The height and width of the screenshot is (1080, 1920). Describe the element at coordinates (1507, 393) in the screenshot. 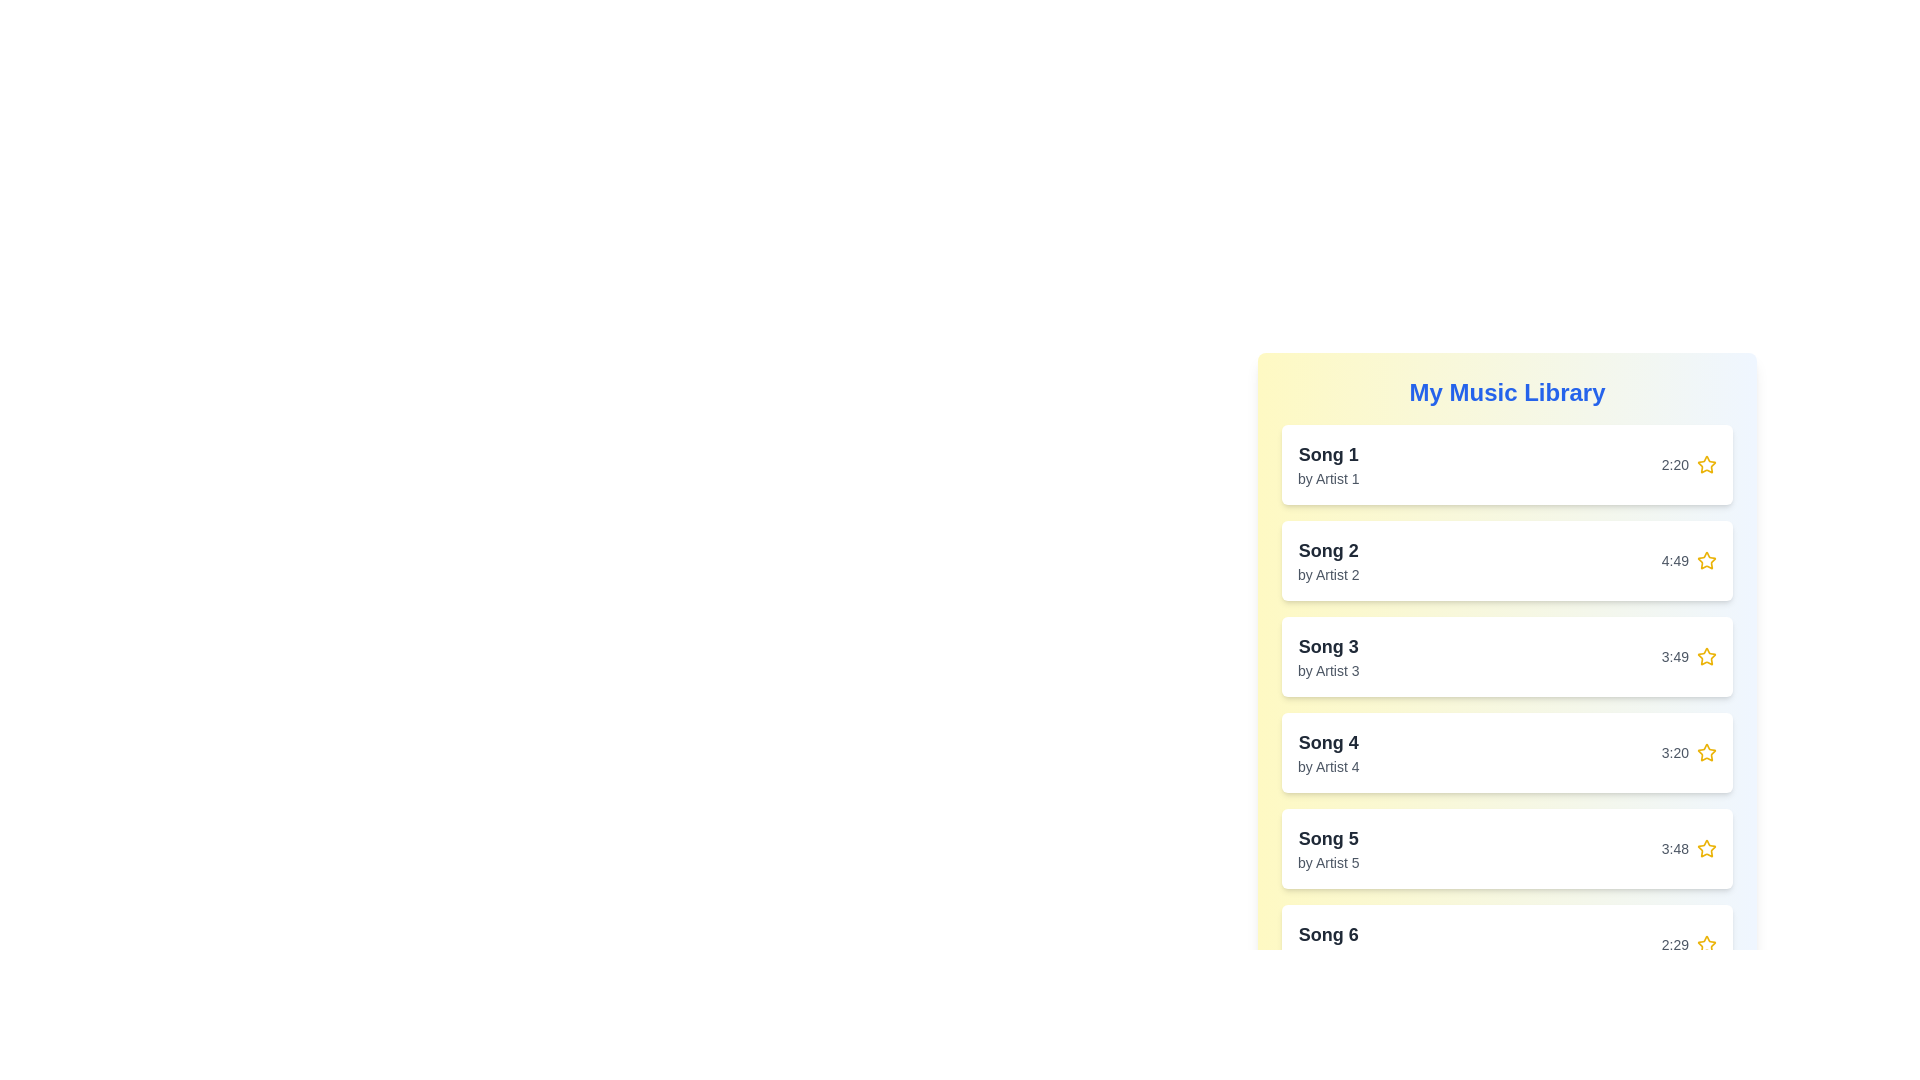

I see `the centered bold header with the text 'My Music Library', which is styled in vibrant blue and located at the top of the music library section` at that location.